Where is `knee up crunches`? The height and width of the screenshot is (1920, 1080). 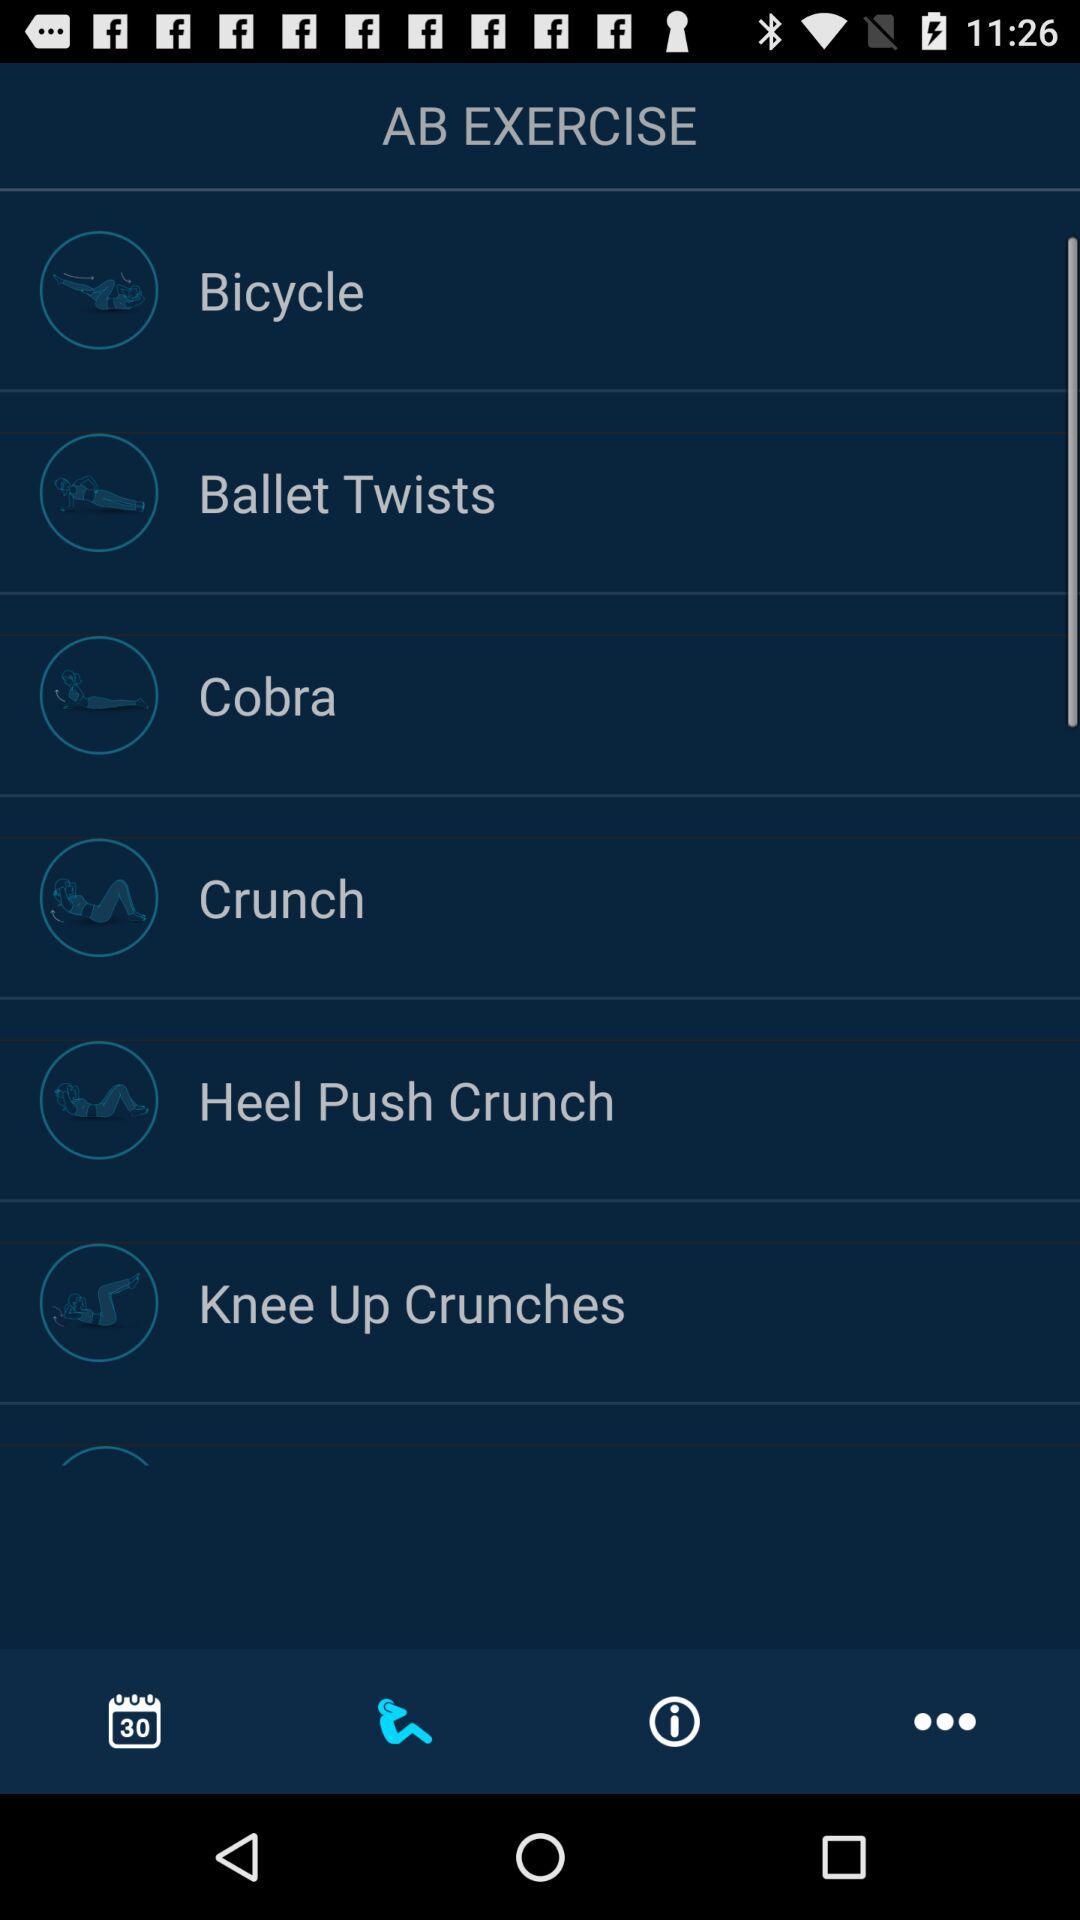 knee up crunches is located at coordinates (639, 1302).